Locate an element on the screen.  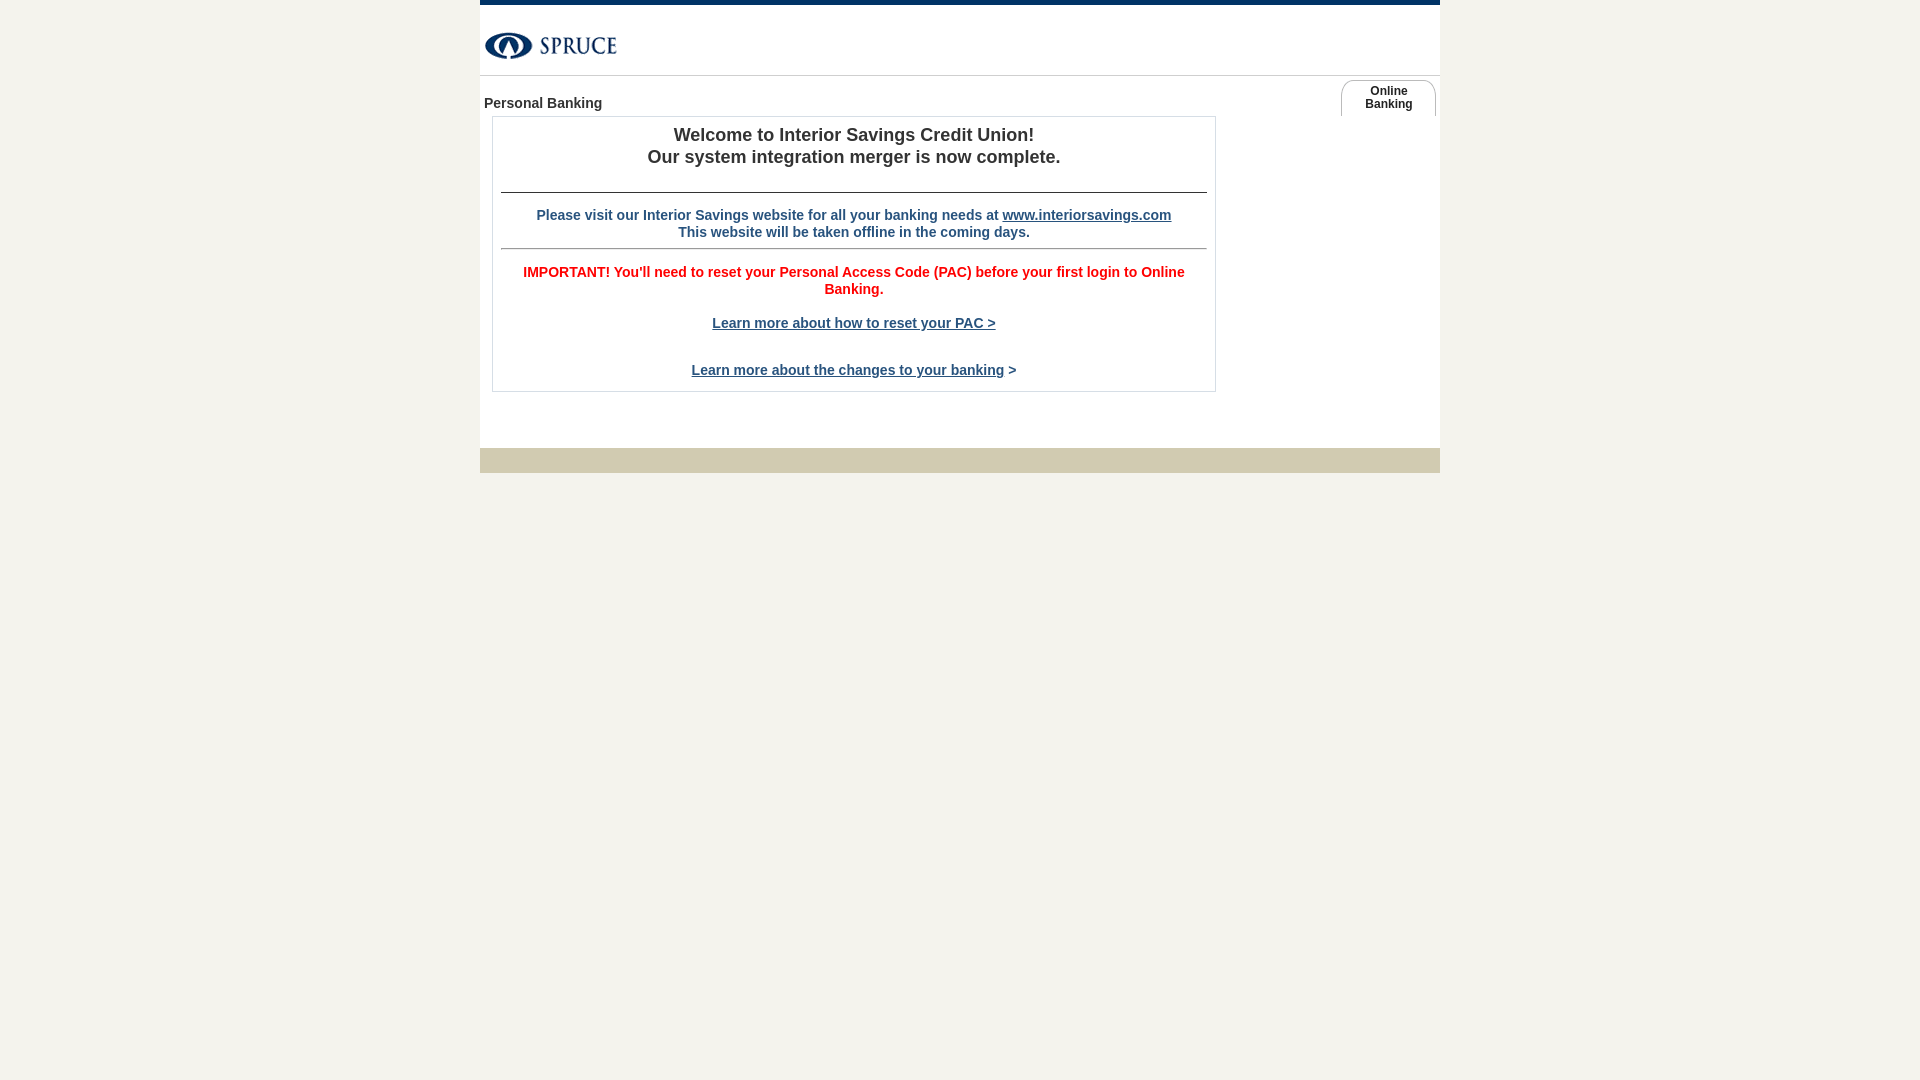
'Online Banking' is located at coordinates (1340, 101).